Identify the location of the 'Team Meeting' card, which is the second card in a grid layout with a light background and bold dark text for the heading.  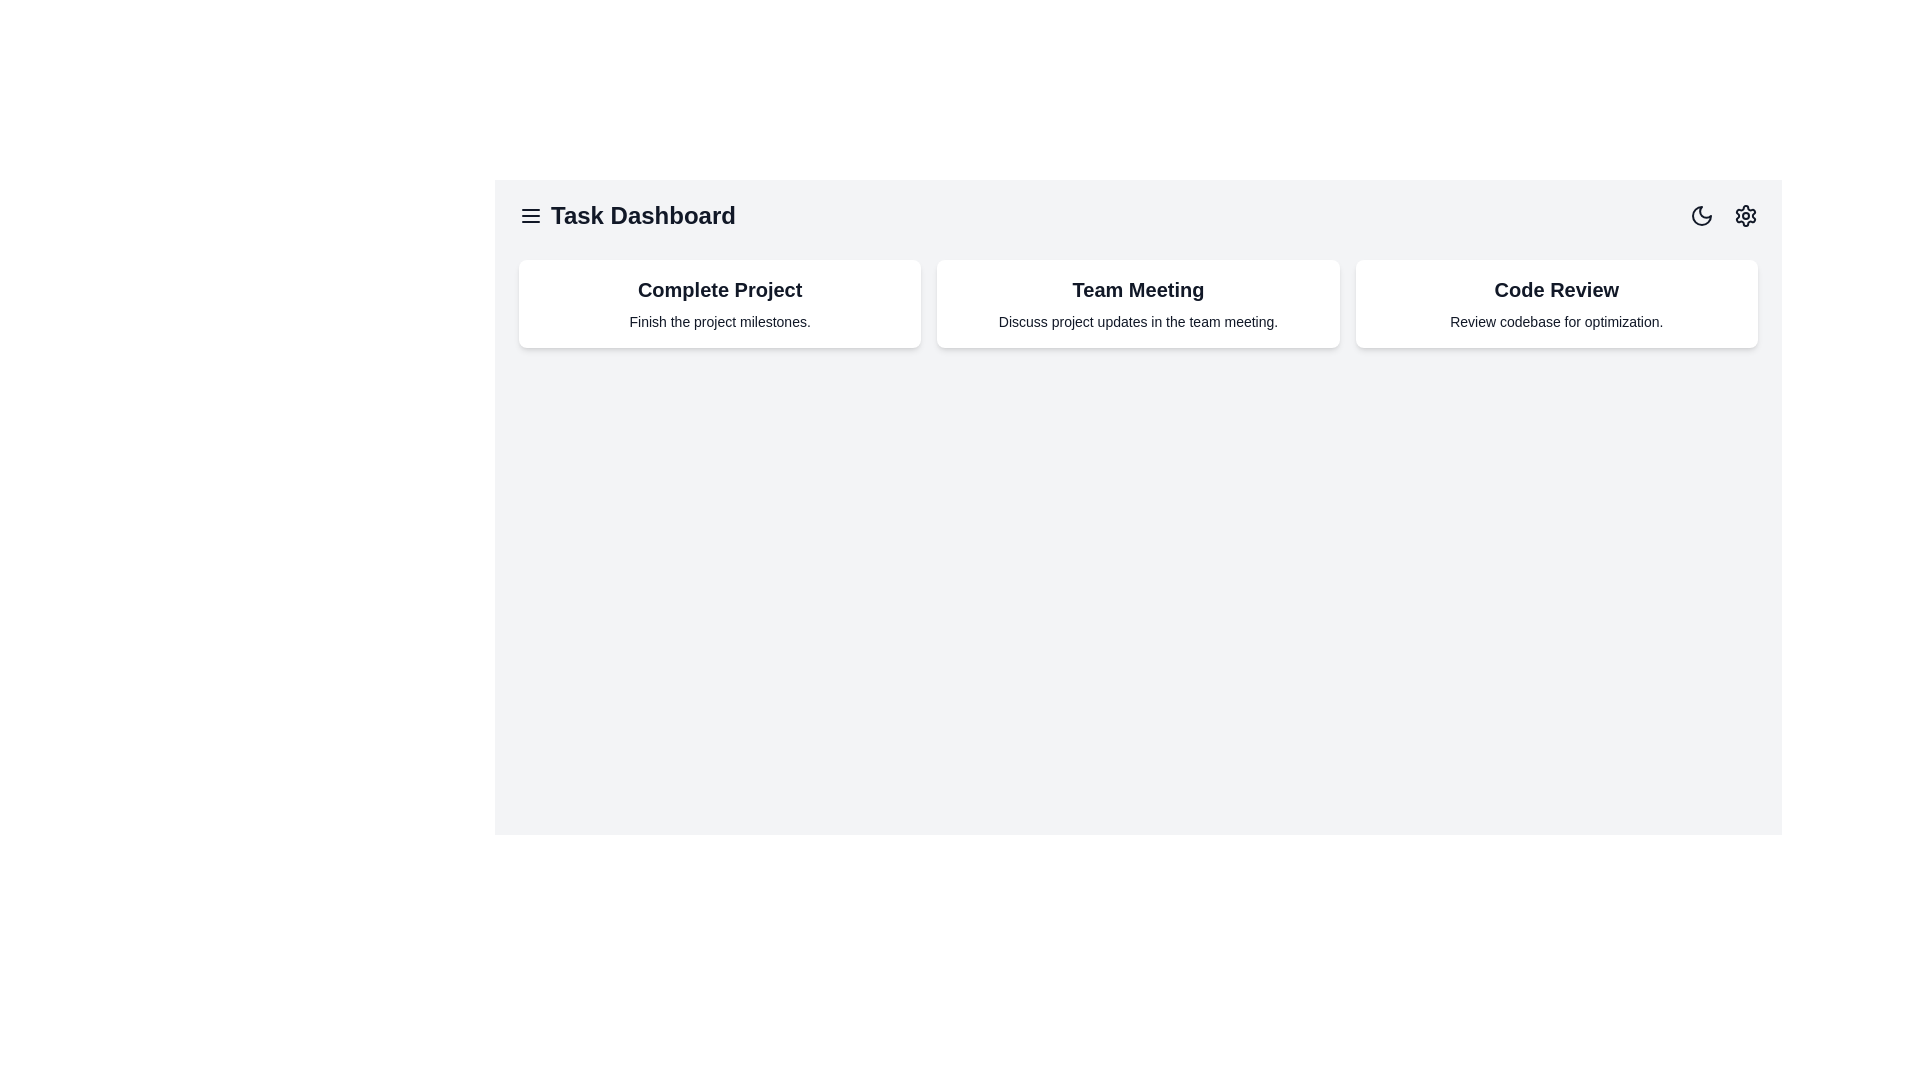
(1138, 304).